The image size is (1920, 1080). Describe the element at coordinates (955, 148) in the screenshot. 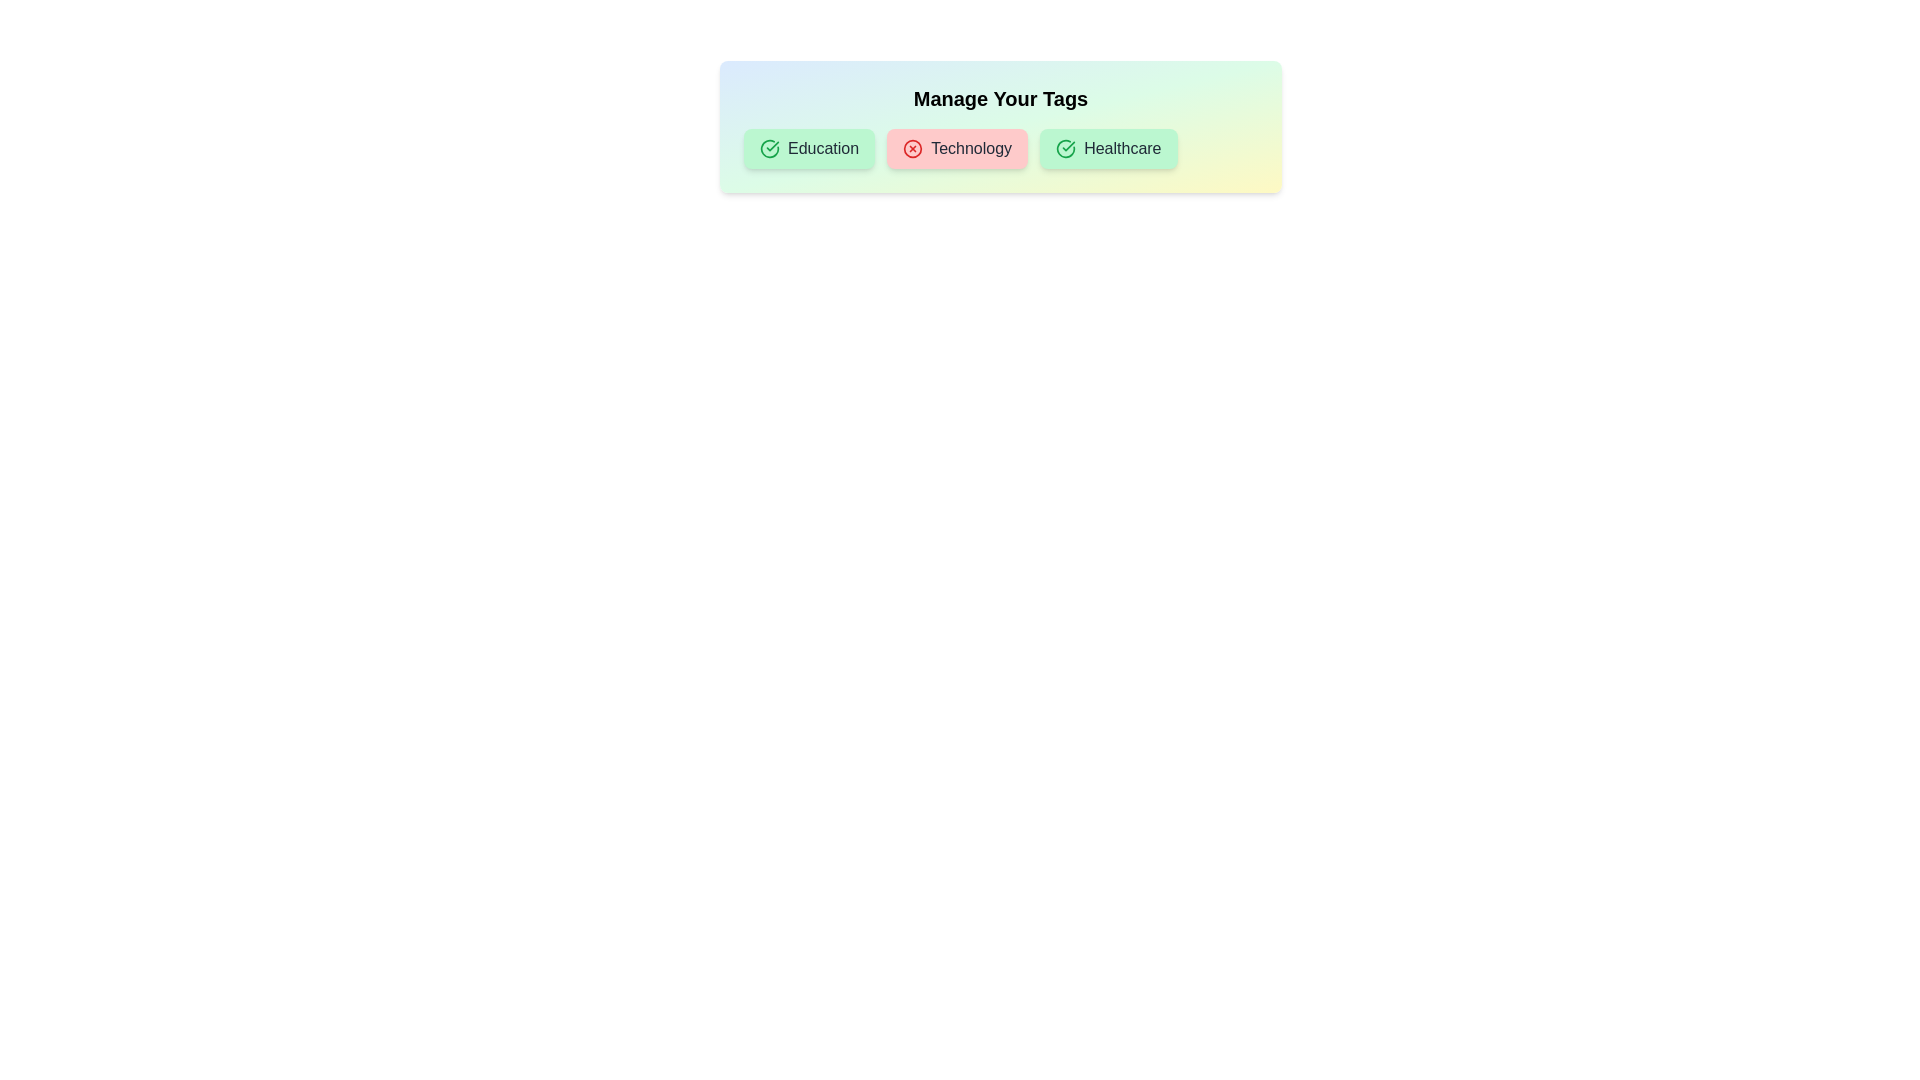

I see `the tag labeled Technology to observe its visual feedback` at that location.